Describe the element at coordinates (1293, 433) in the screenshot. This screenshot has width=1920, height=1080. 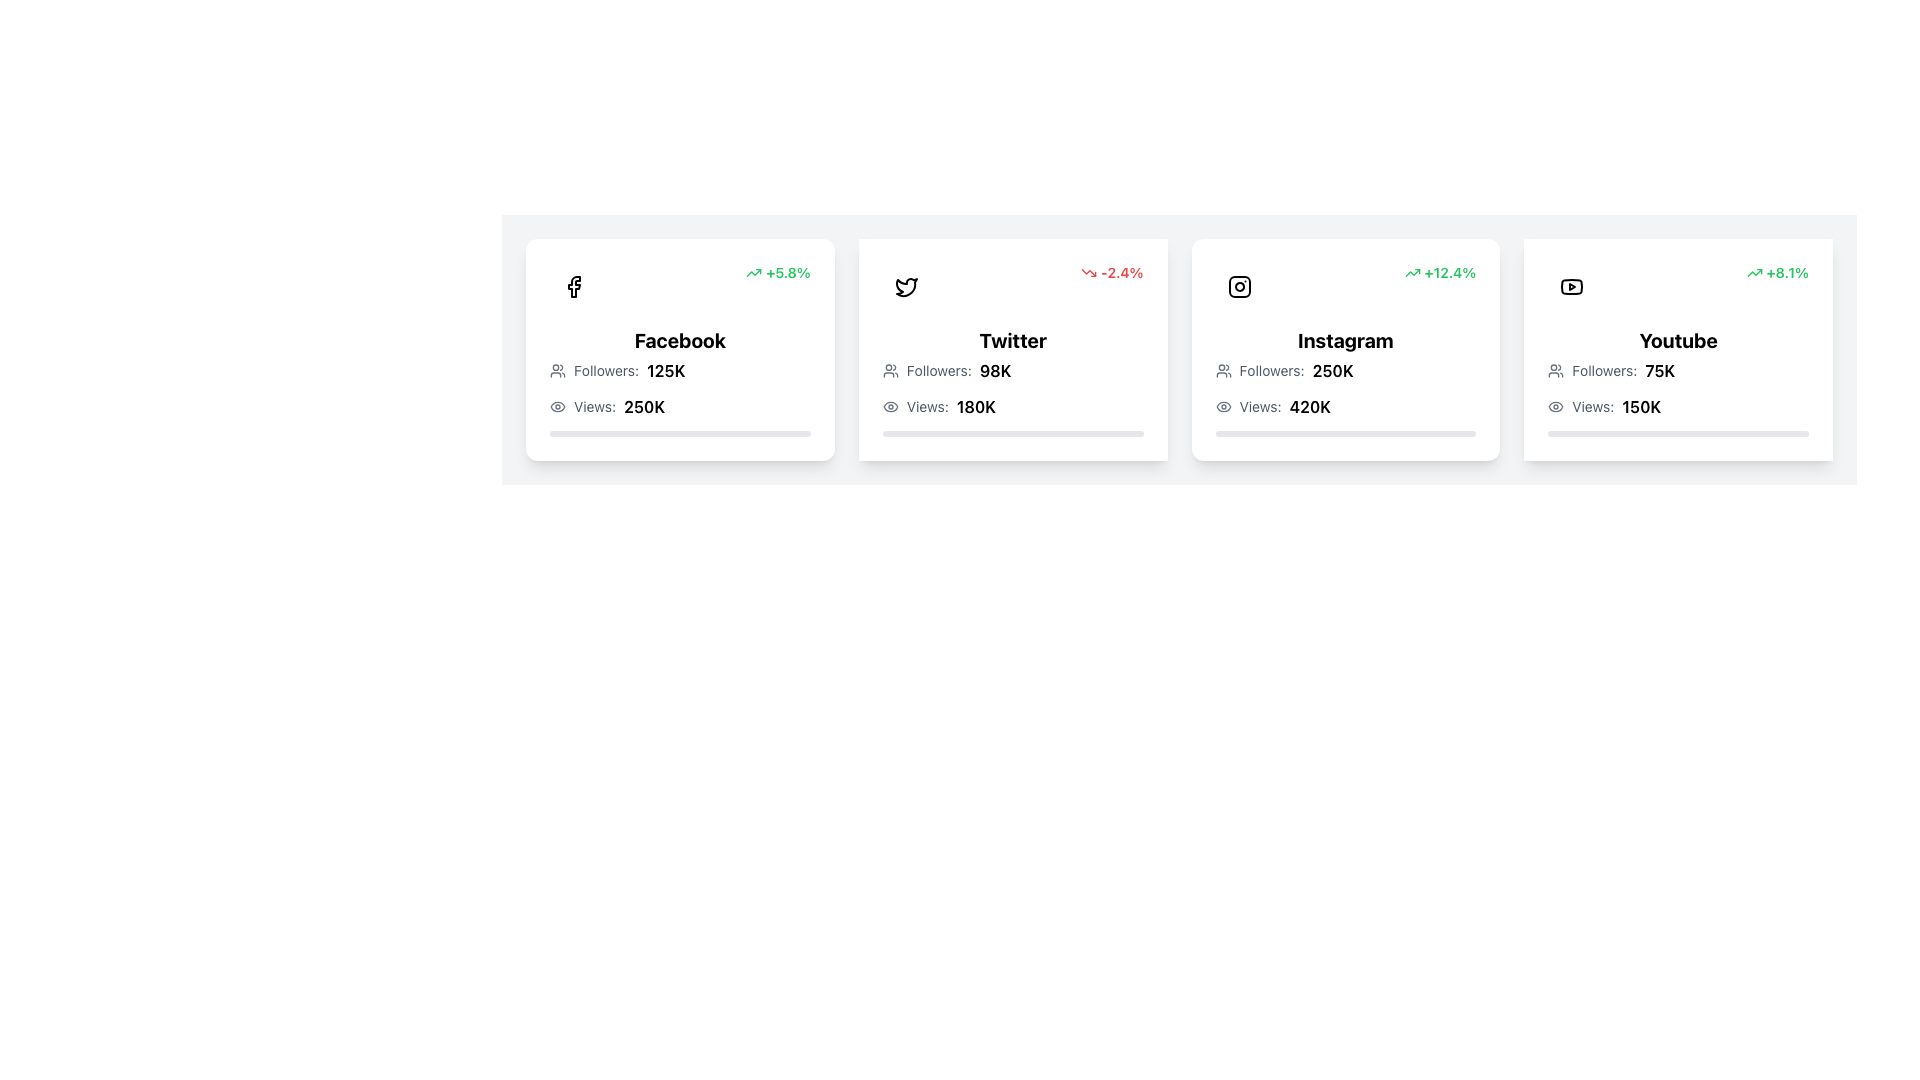
I see `the vibrant pink progress bar segment, which is the filled portion of the gray progress bar indicating 60% completion, located under the 'Views: 420K' metrics in the Instagram section` at that location.